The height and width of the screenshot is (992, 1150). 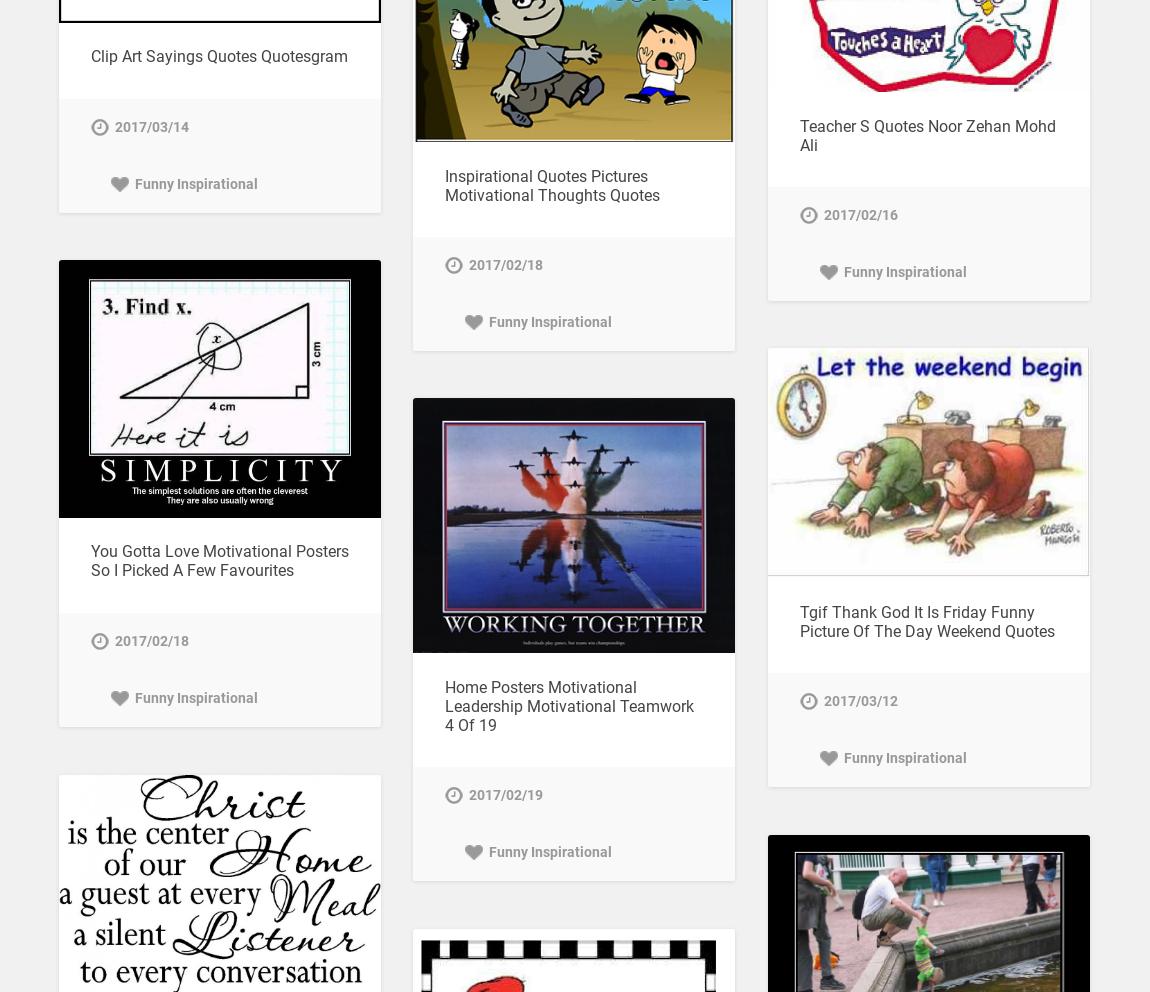 What do you see at coordinates (217, 56) in the screenshot?
I see `'Clip Art Sayings Quotes  Quotesgram'` at bounding box center [217, 56].